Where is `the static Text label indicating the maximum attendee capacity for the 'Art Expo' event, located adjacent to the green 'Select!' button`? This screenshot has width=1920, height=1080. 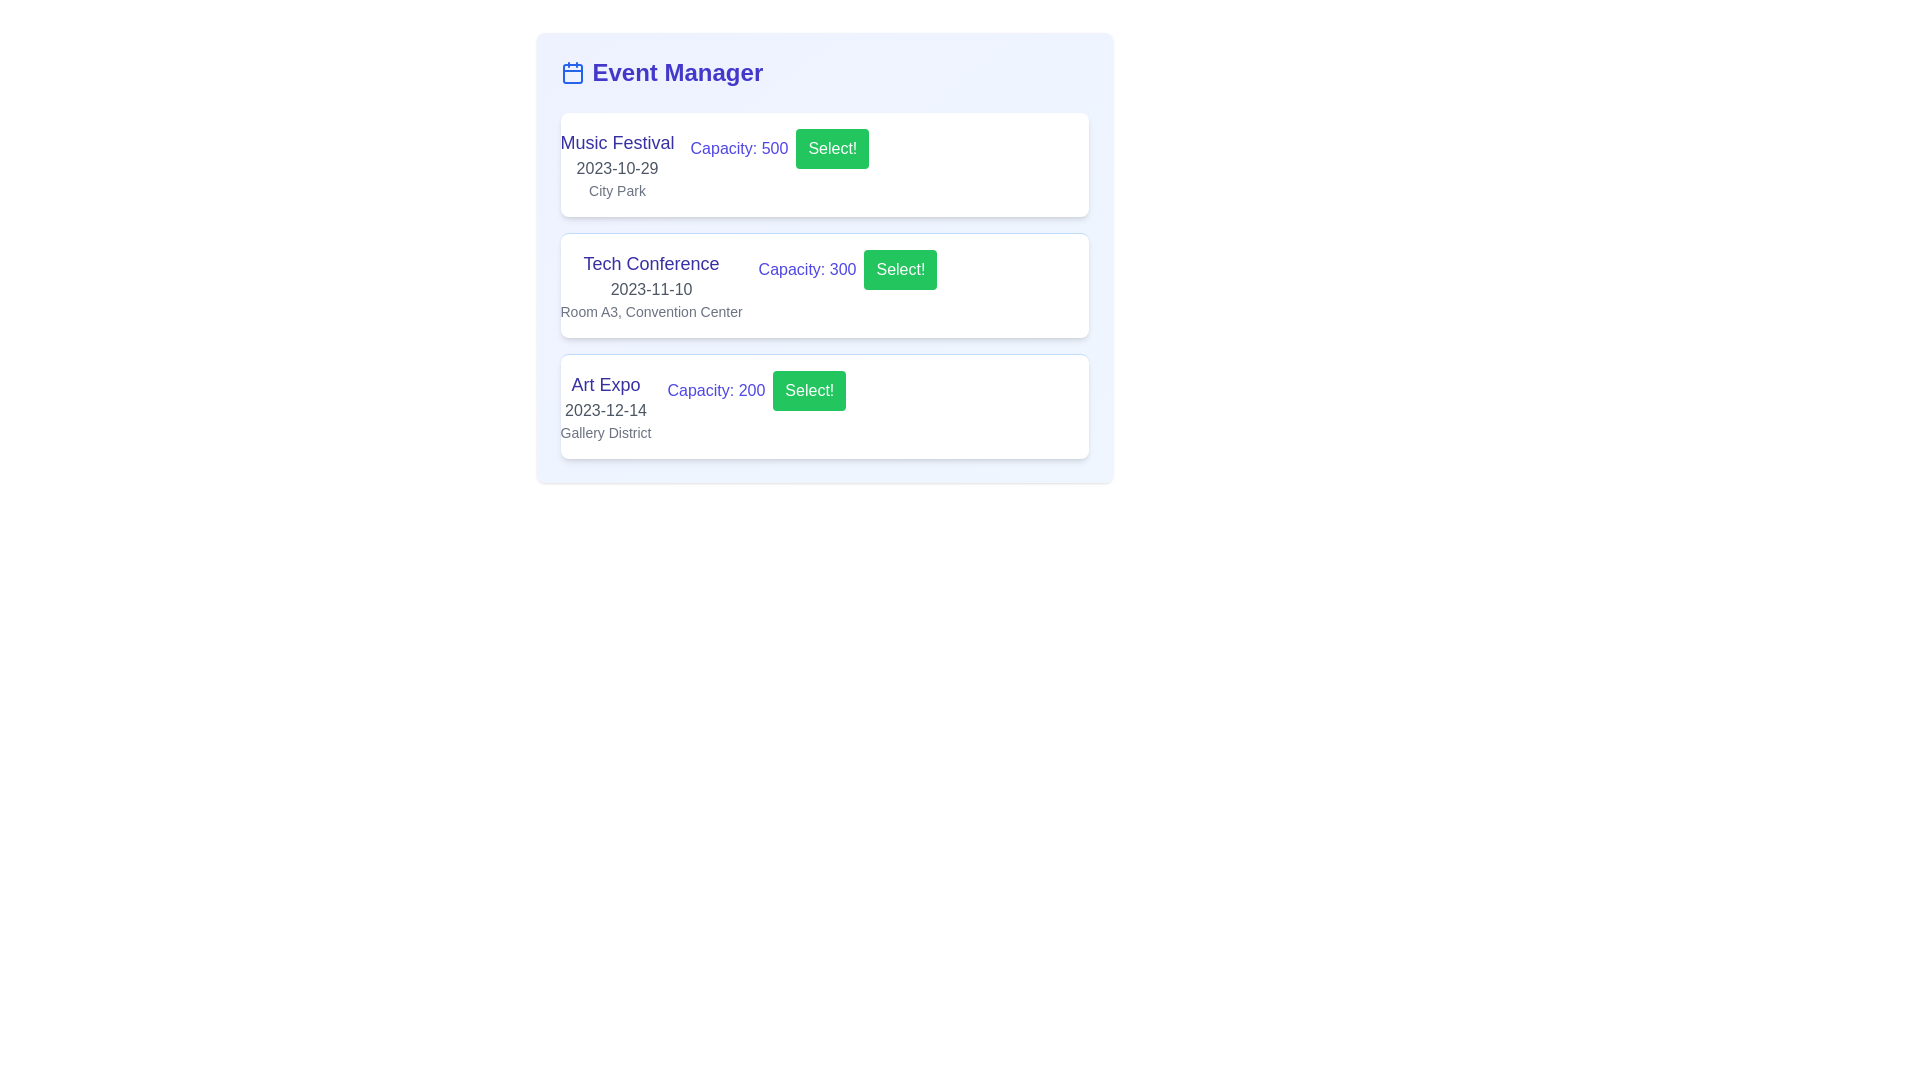 the static Text label indicating the maximum attendee capacity for the 'Art Expo' event, located adjacent to the green 'Select!' button is located at coordinates (716, 390).